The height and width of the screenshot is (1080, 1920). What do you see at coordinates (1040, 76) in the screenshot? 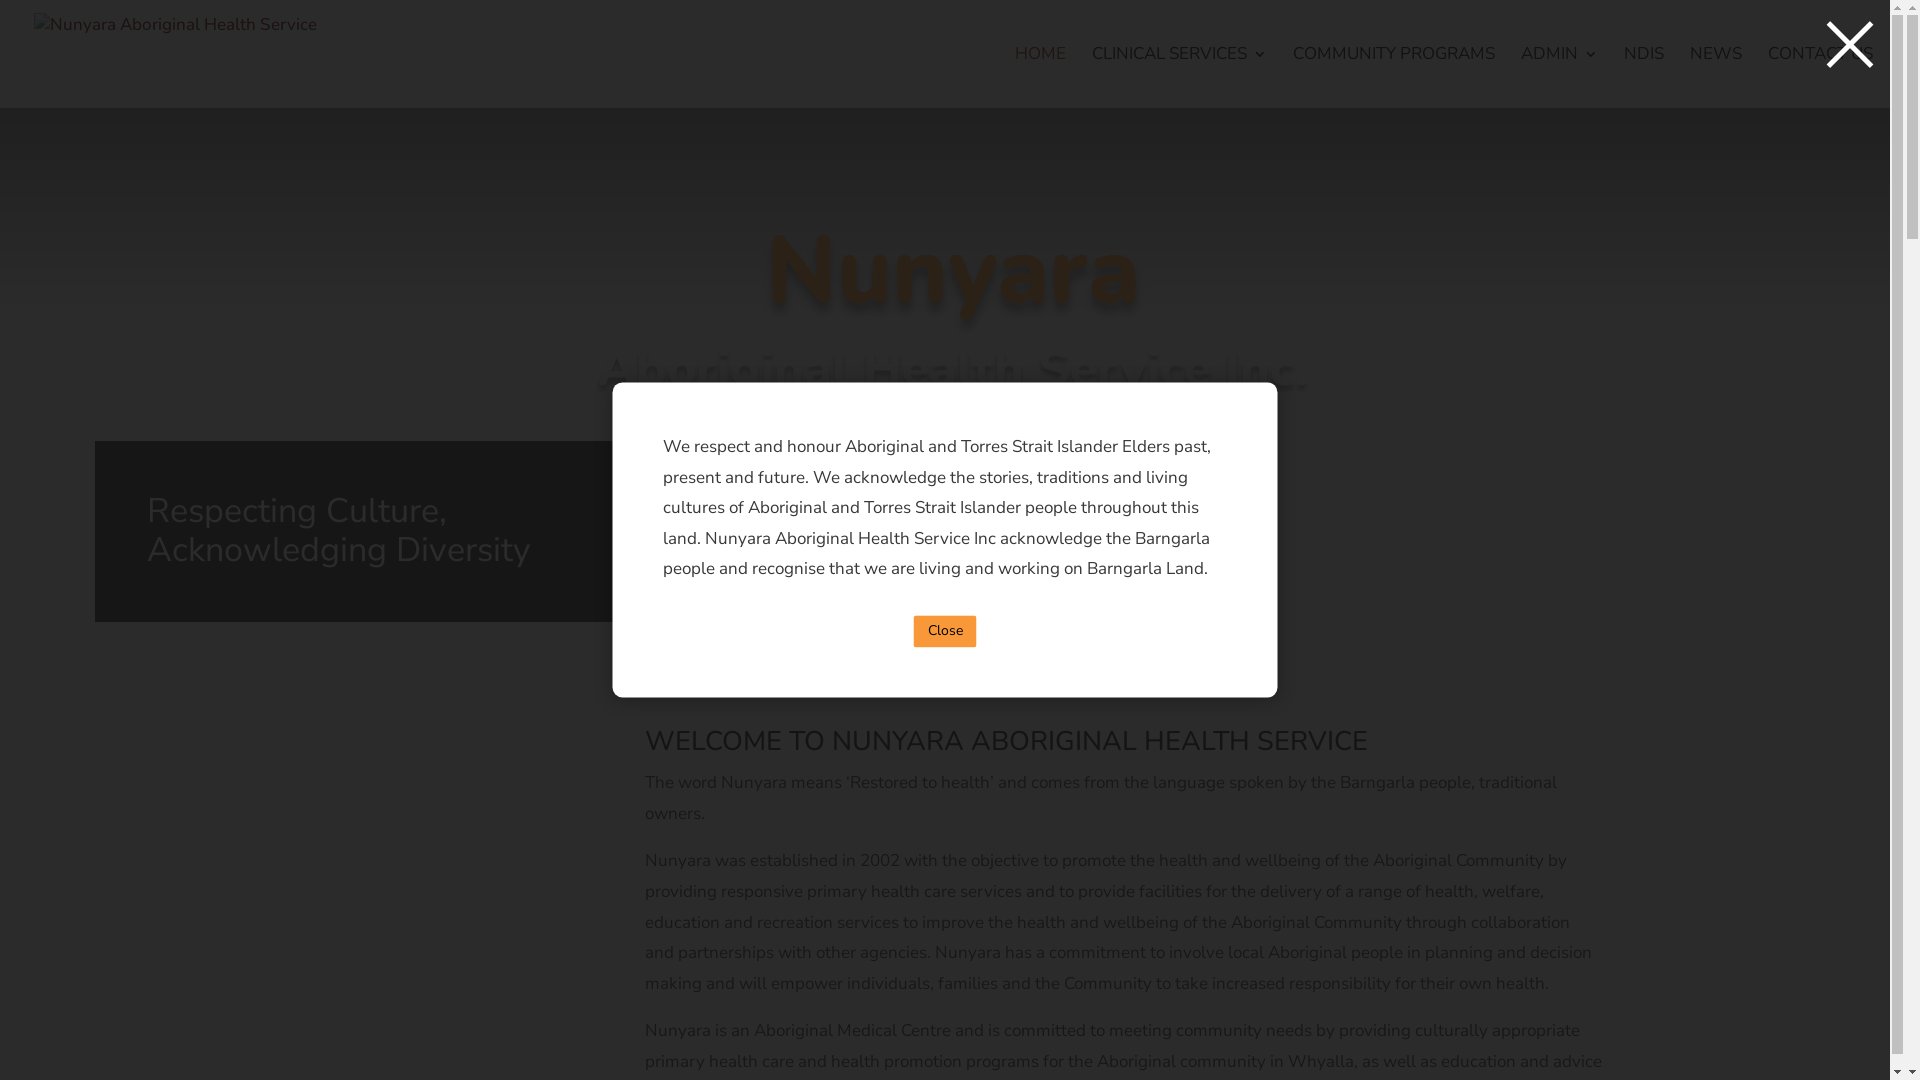
I see `'HOME'` at bounding box center [1040, 76].